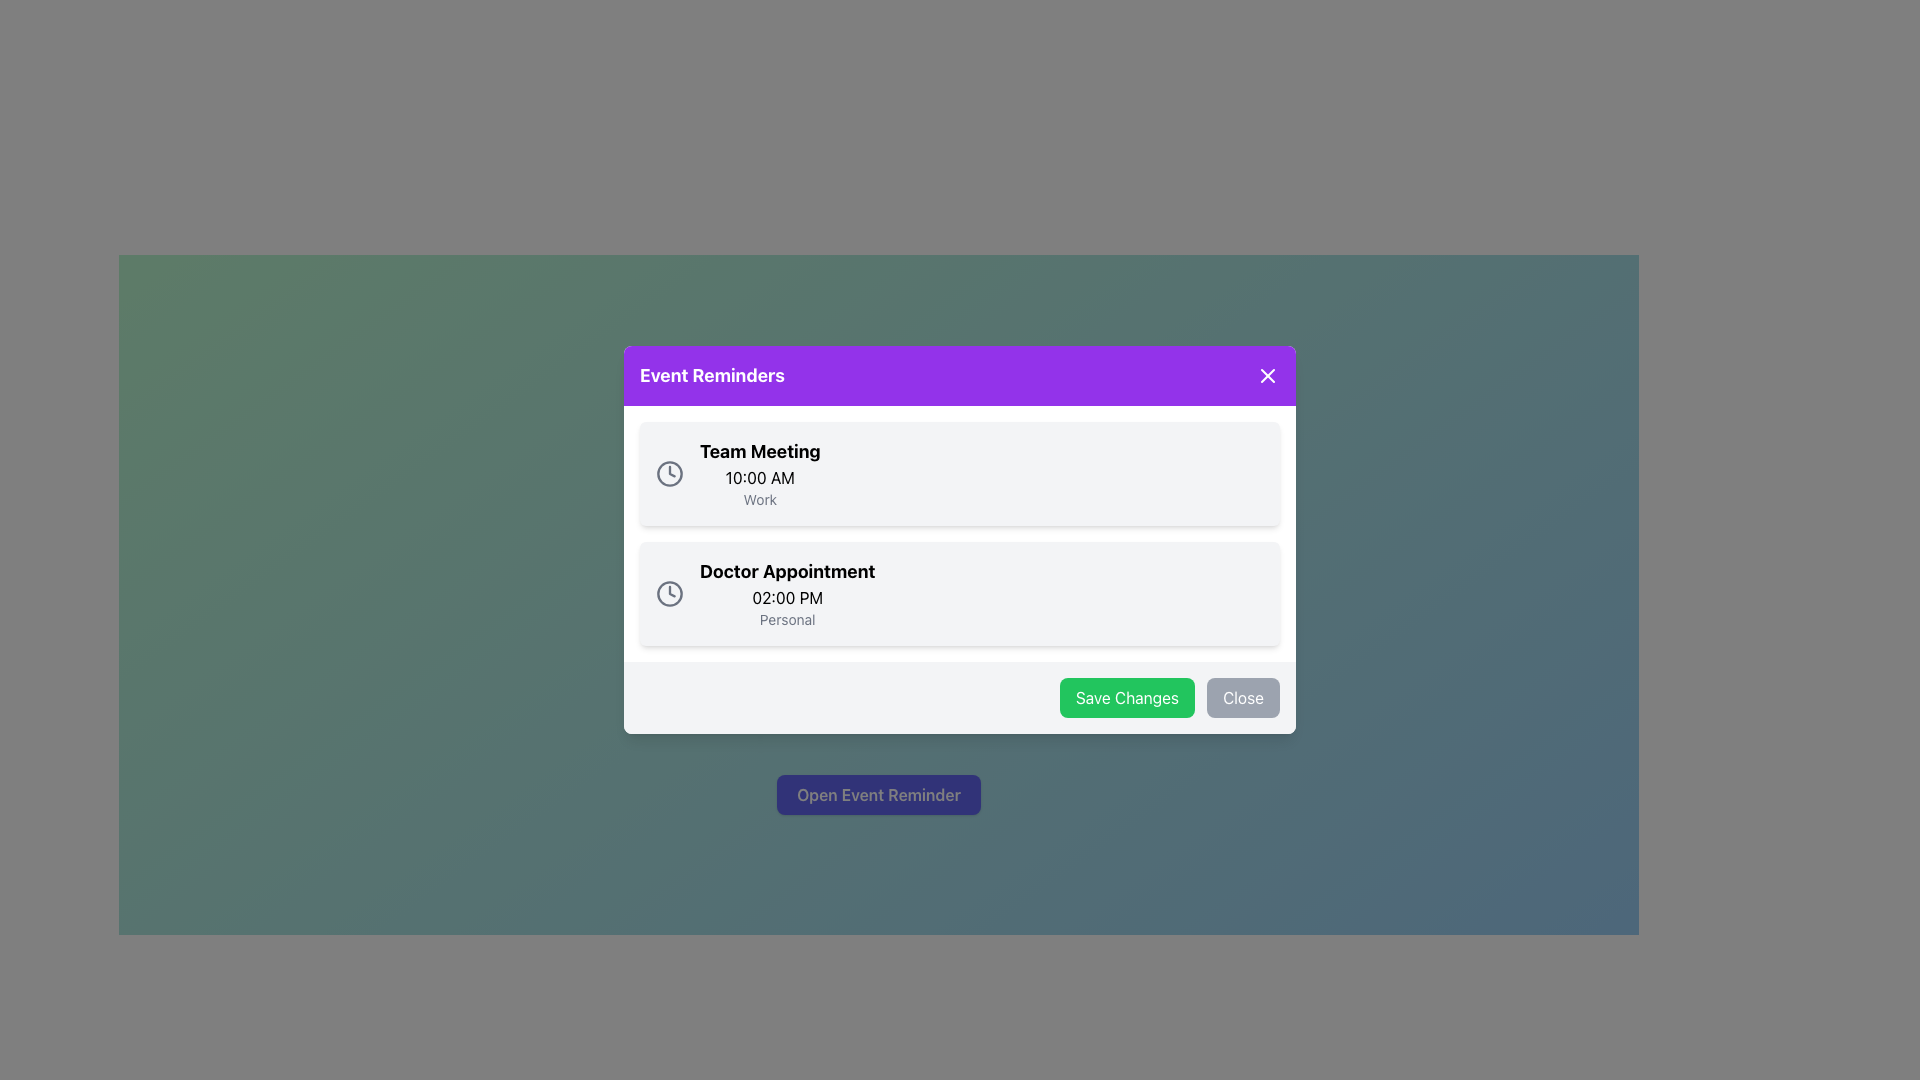 The width and height of the screenshot is (1920, 1080). What do you see at coordinates (1242, 697) in the screenshot?
I see `the 'Close' button, which is a rounded rectangle with a gray background, located at the bottom-right corner of the modal interface` at bounding box center [1242, 697].